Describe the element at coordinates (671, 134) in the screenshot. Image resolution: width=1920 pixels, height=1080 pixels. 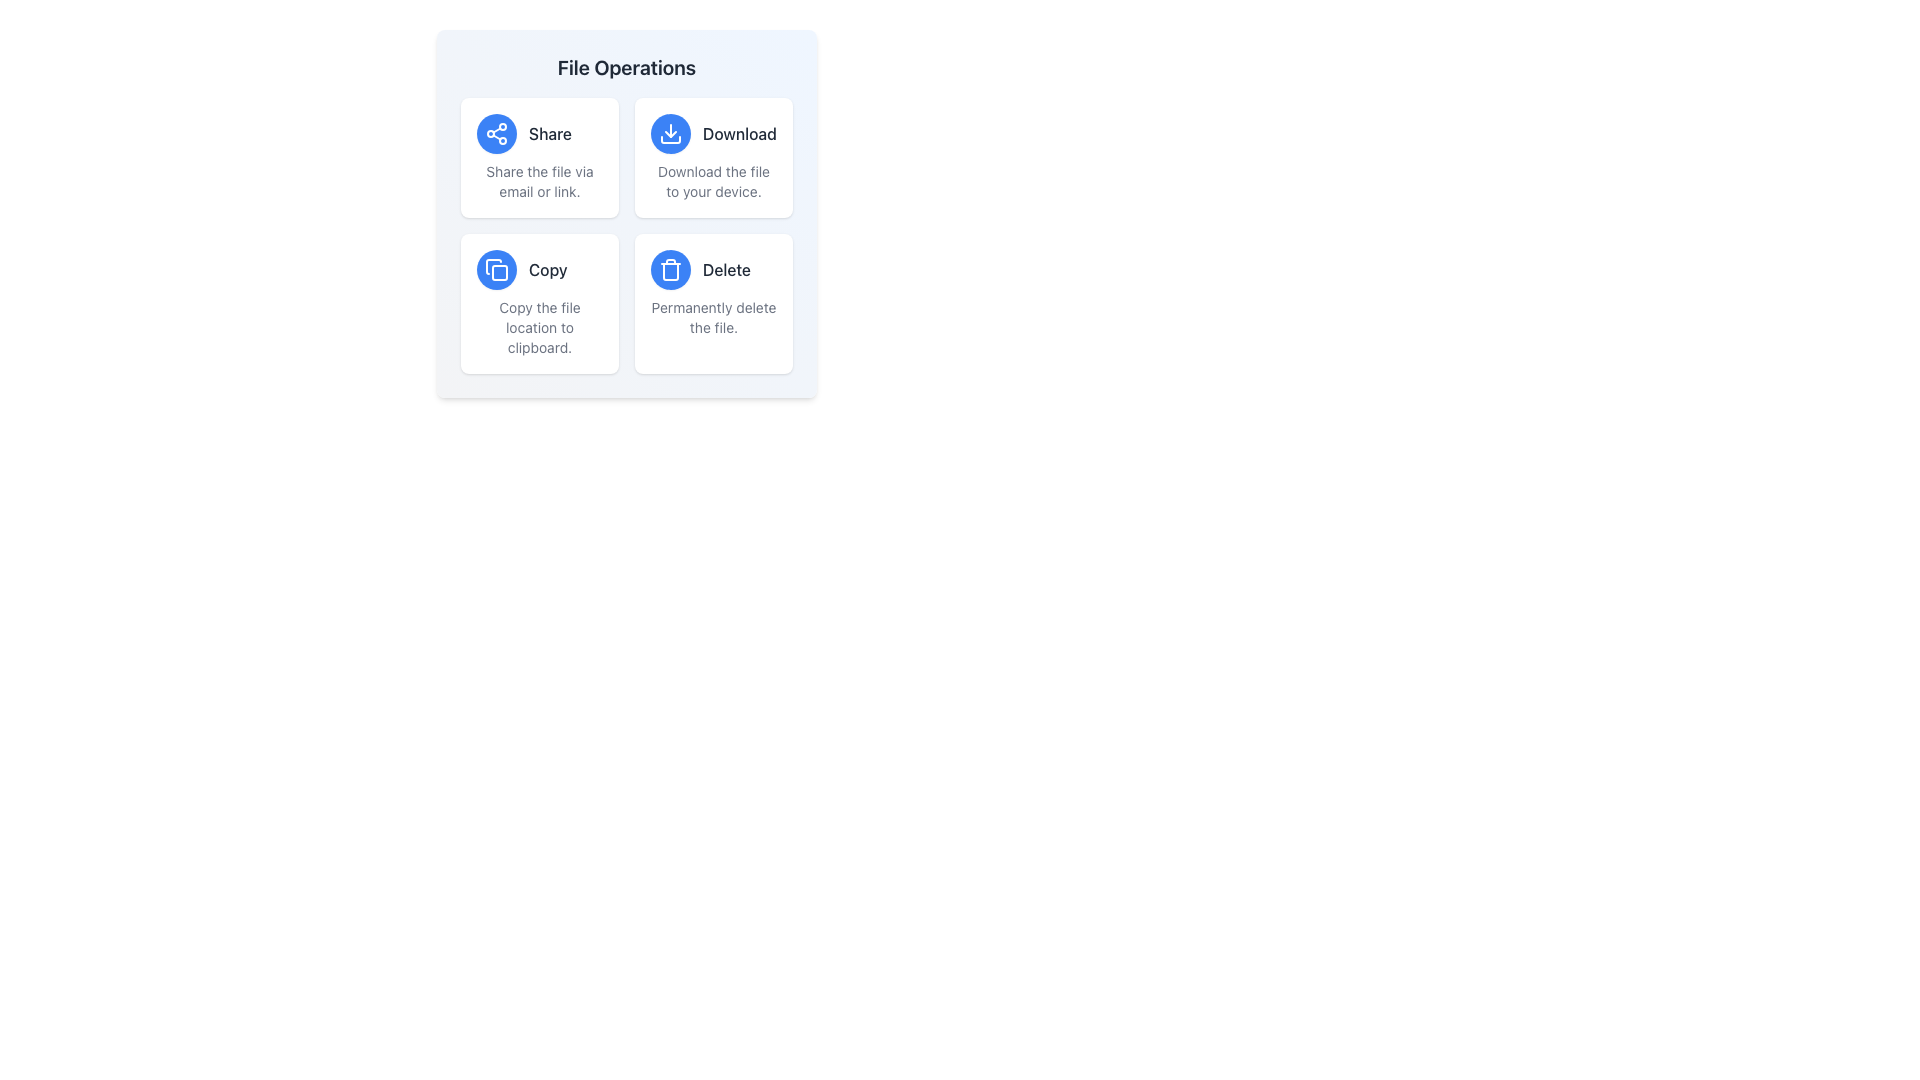
I see `the download icon, which is a white downward arrow with a horizontal line beneath it, located in the top-right of the 'File Operations' panel to initiate the download` at that location.